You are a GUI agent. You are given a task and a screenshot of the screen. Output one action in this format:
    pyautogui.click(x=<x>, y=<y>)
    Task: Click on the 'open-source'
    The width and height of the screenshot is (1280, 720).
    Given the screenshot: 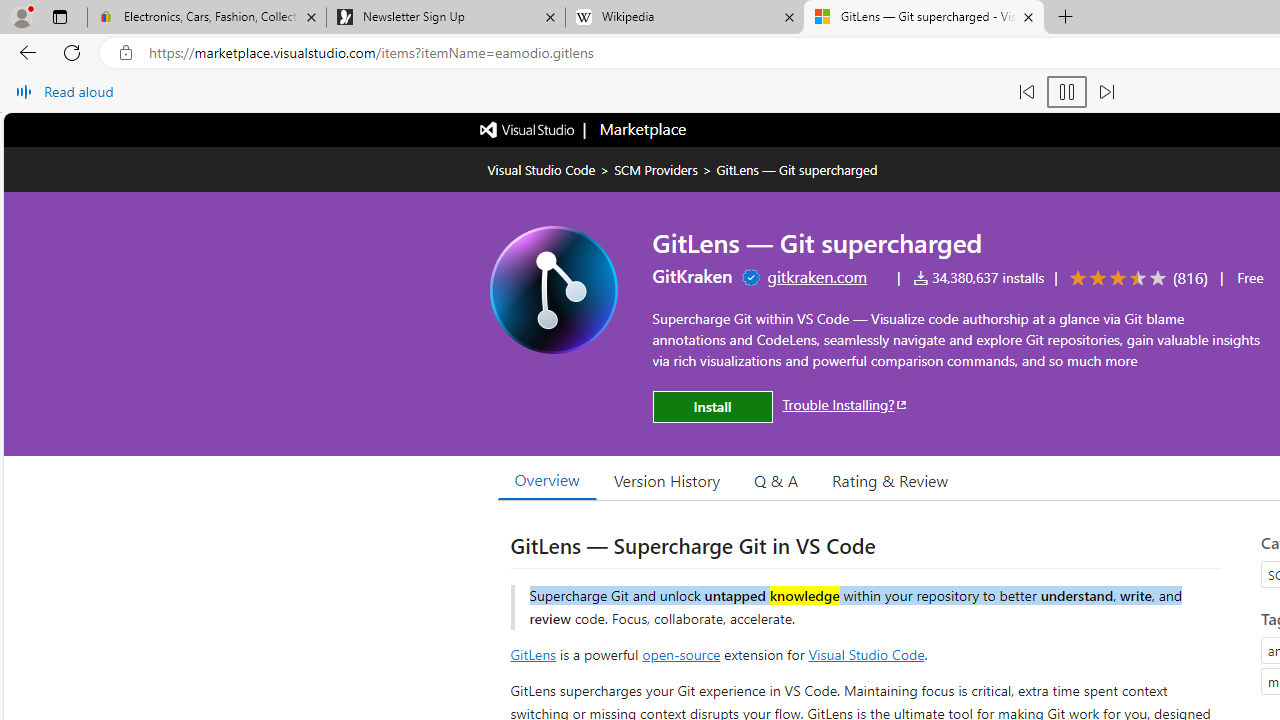 What is the action you would take?
    pyautogui.click(x=681, y=653)
    